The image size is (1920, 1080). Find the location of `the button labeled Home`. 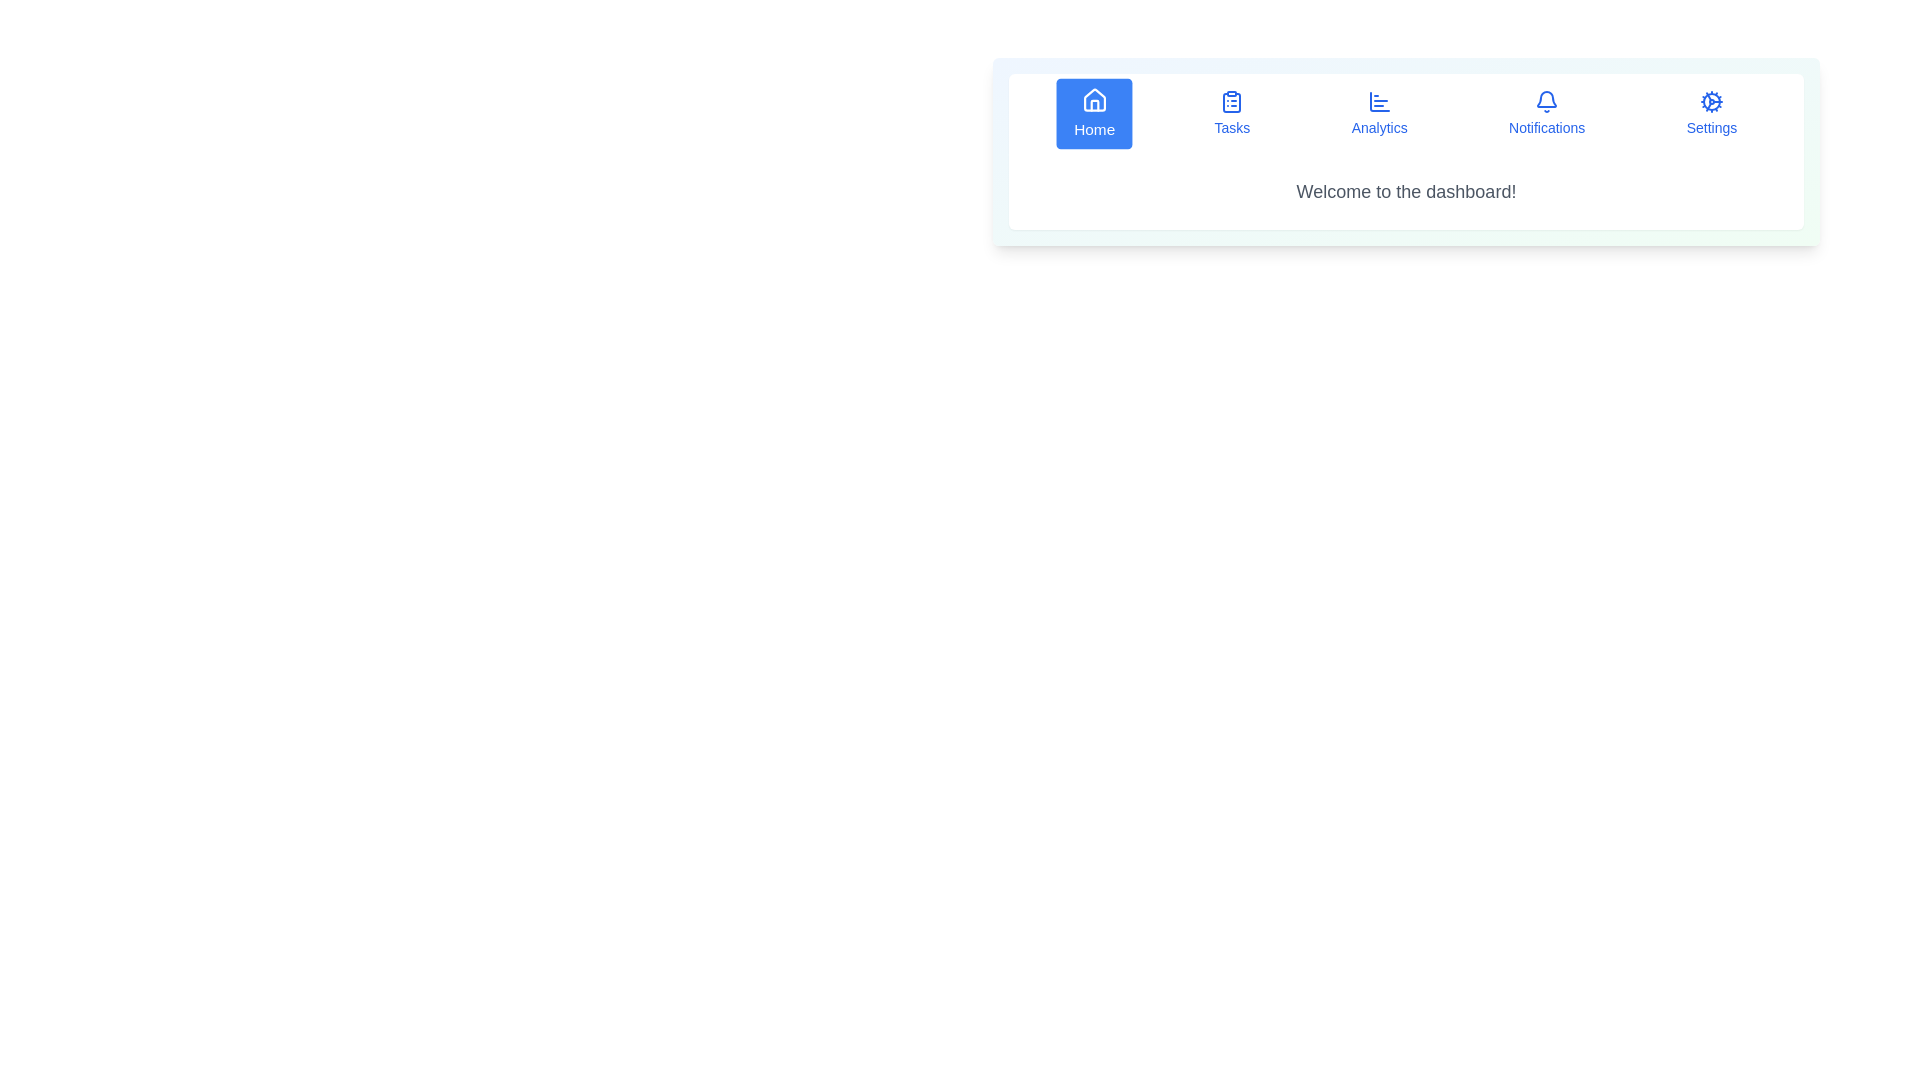

the button labeled Home is located at coordinates (1093, 114).